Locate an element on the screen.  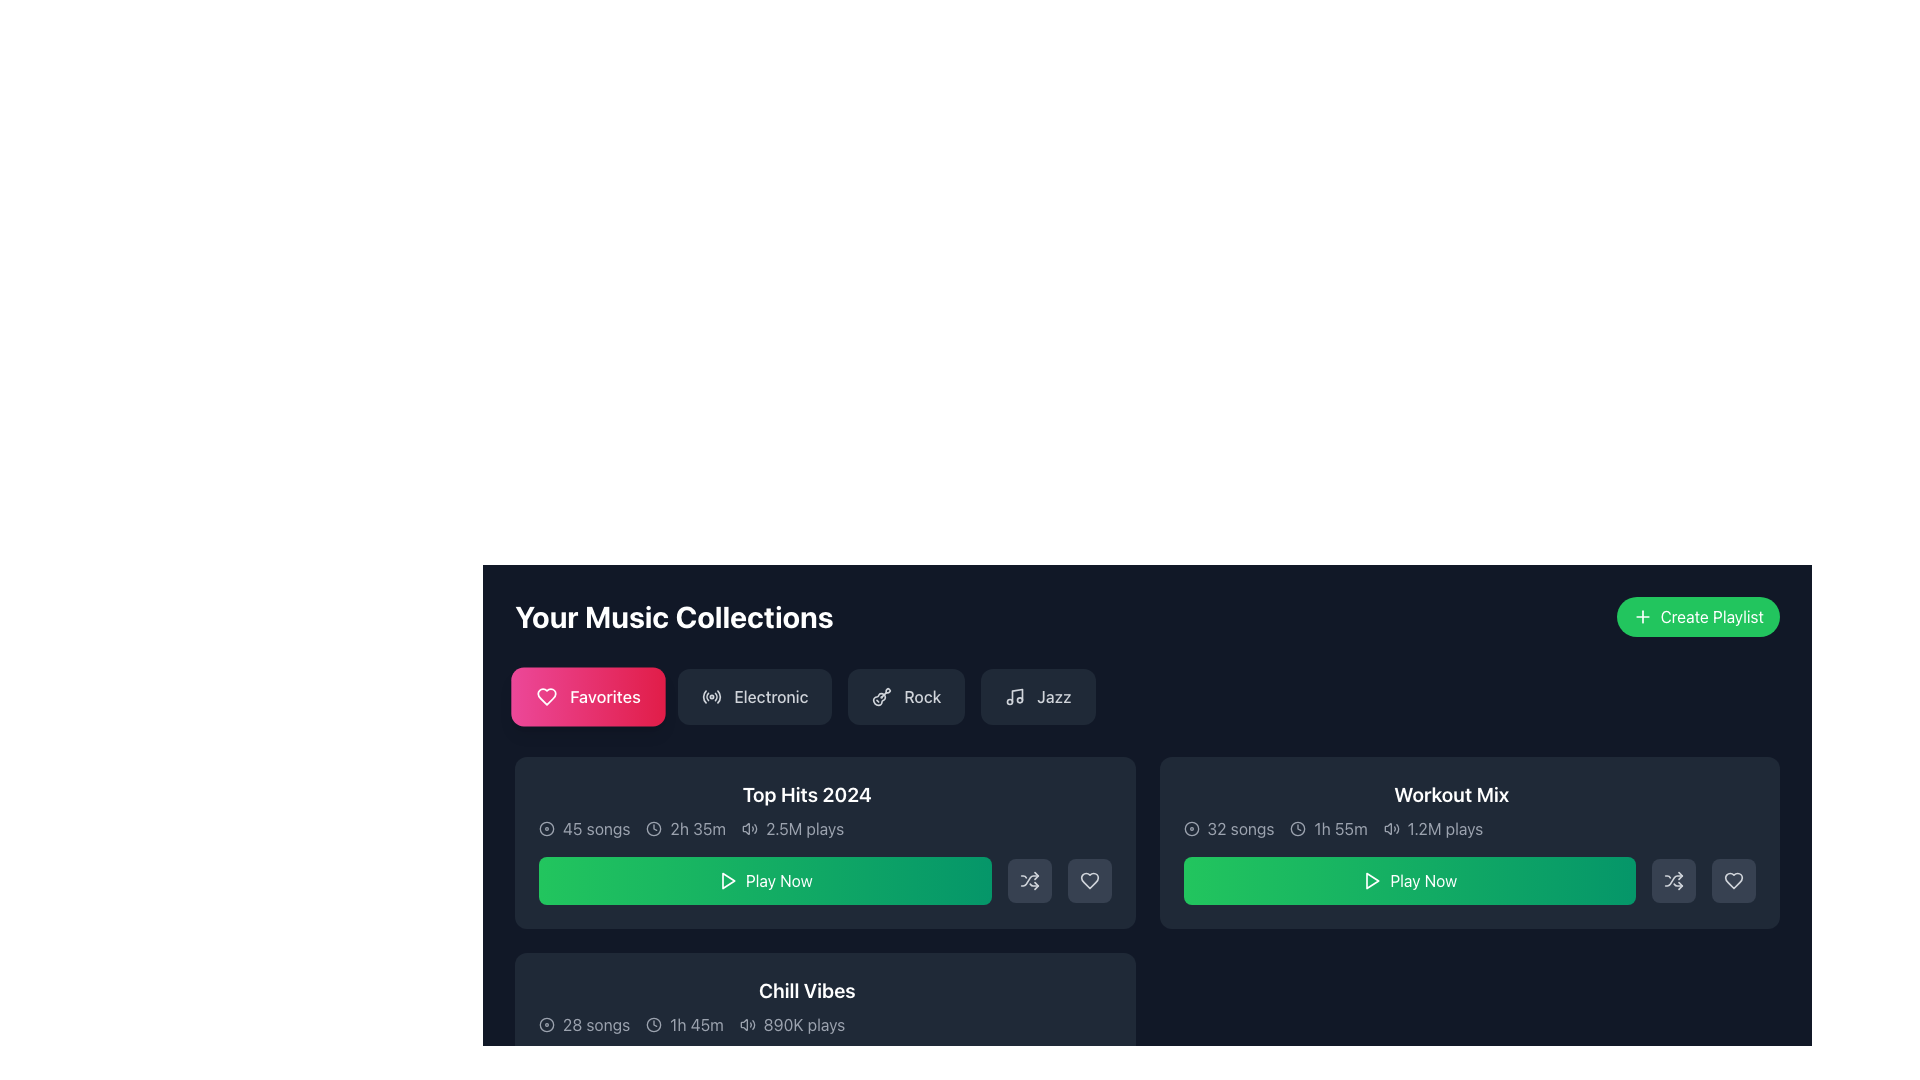
the textual information element displaying 'Top Hits 2024' located in the first card under 'Your Music Collections' to focus on it is located at coordinates (807, 810).